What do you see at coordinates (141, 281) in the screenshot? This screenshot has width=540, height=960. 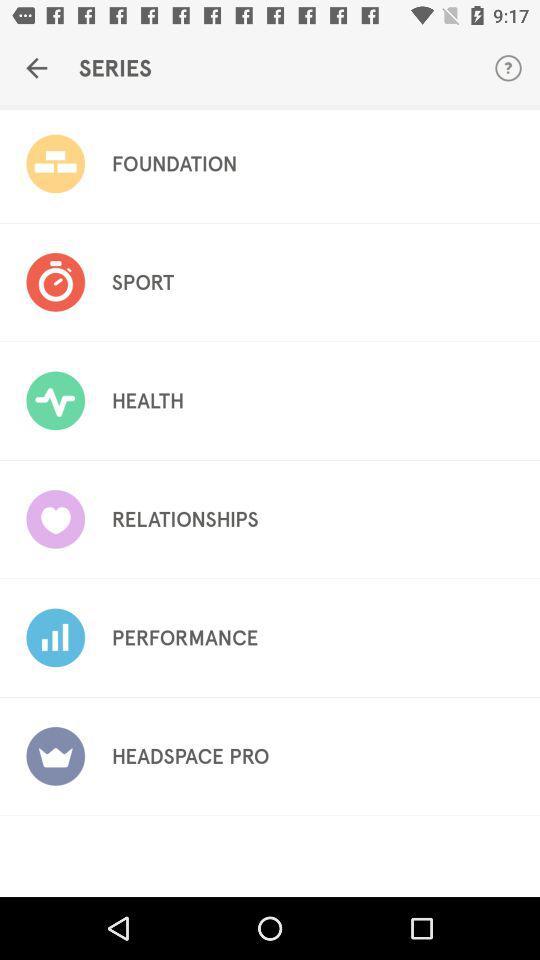 I see `the sport icon` at bounding box center [141, 281].